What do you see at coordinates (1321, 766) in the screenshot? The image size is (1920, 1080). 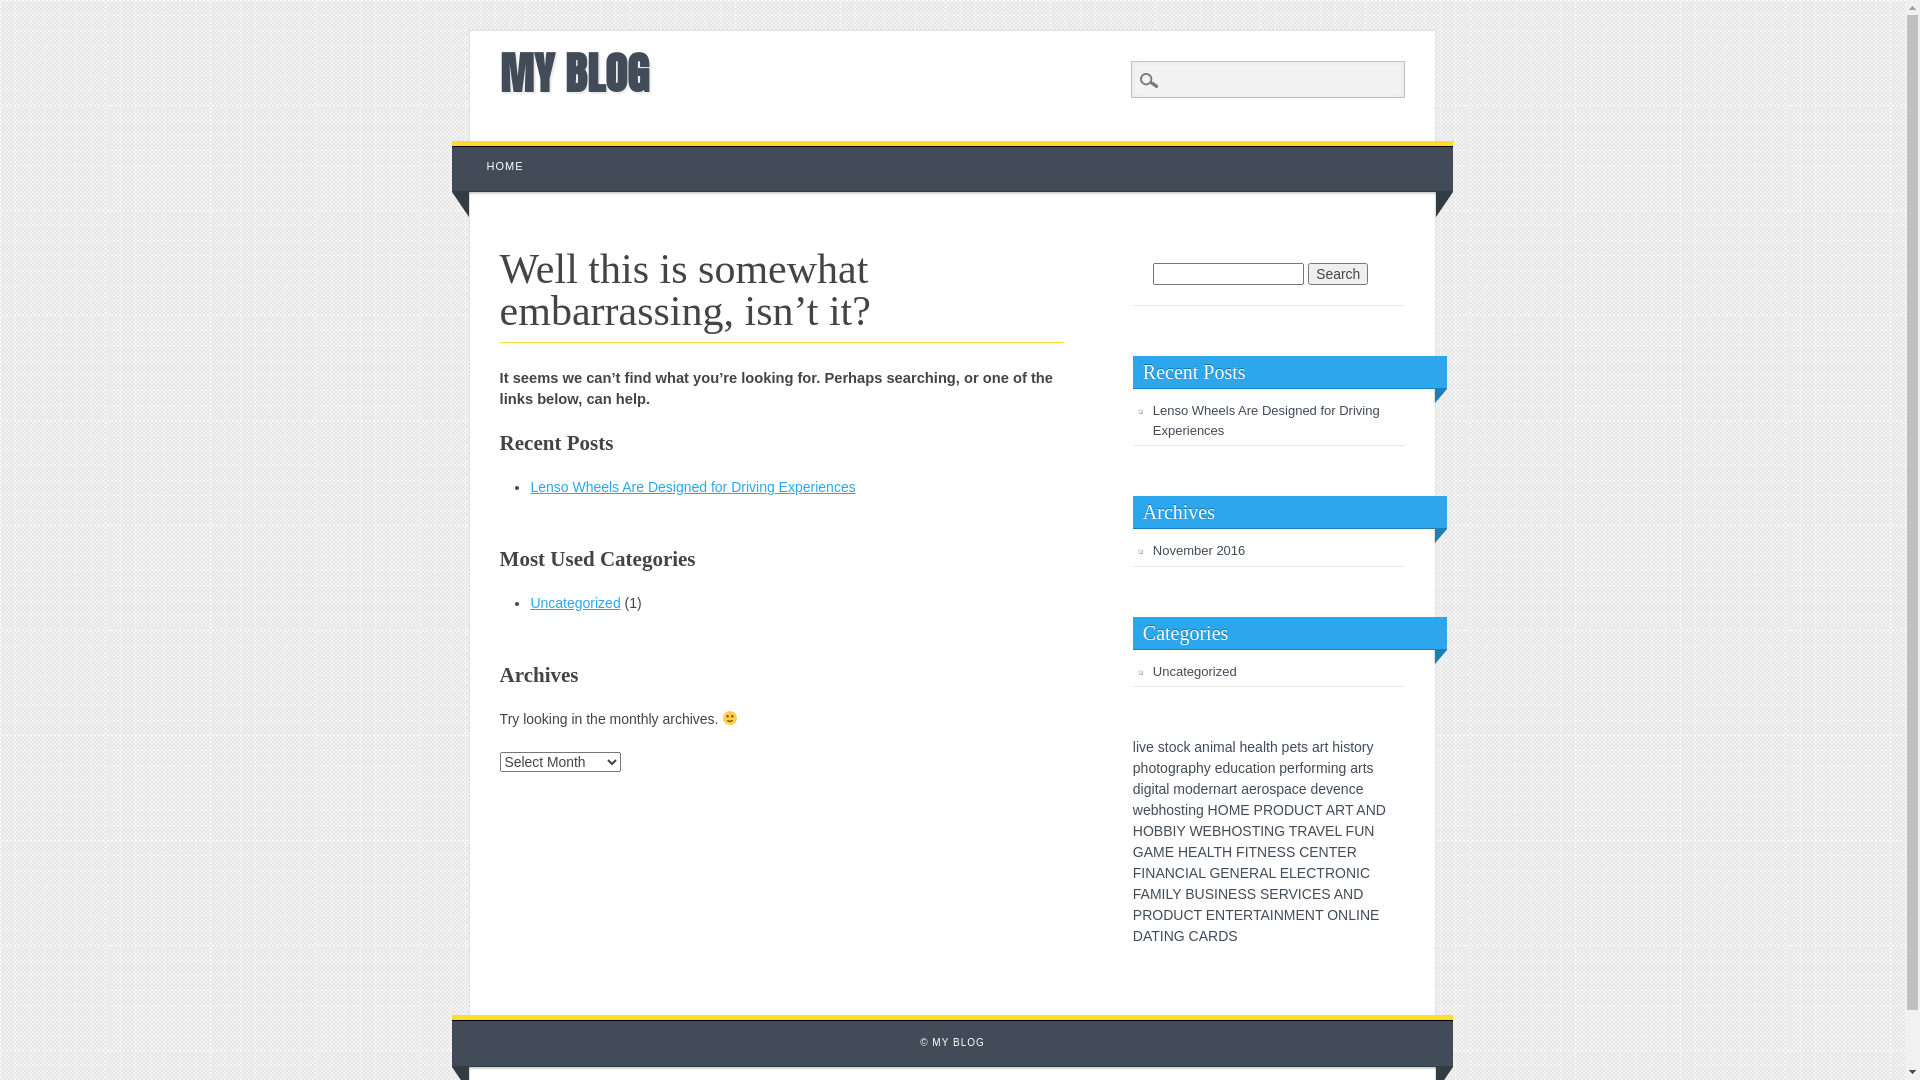 I see `'m'` at bounding box center [1321, 766].